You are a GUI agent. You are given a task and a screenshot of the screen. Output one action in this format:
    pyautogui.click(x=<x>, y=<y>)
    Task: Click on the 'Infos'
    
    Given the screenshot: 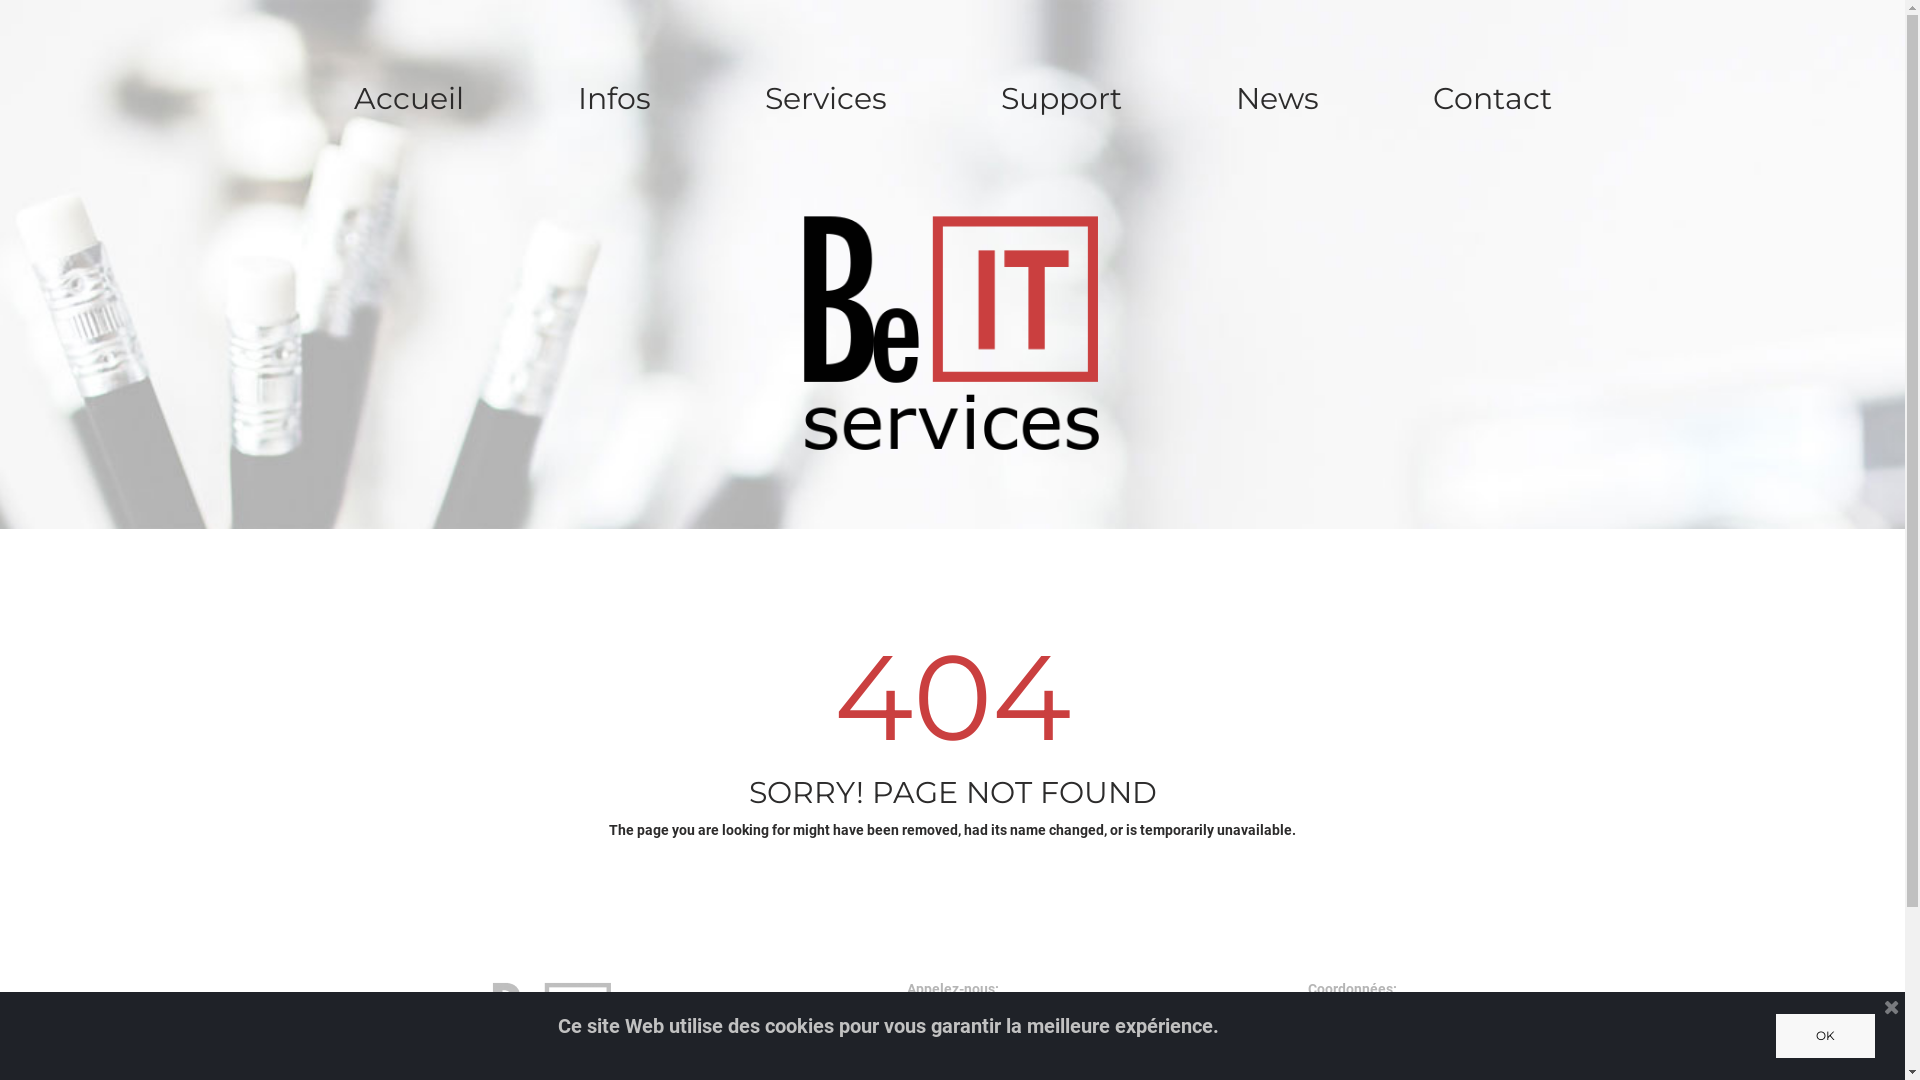 What is the action you would take?
    pyautogui.click(x=612, y=99)
    